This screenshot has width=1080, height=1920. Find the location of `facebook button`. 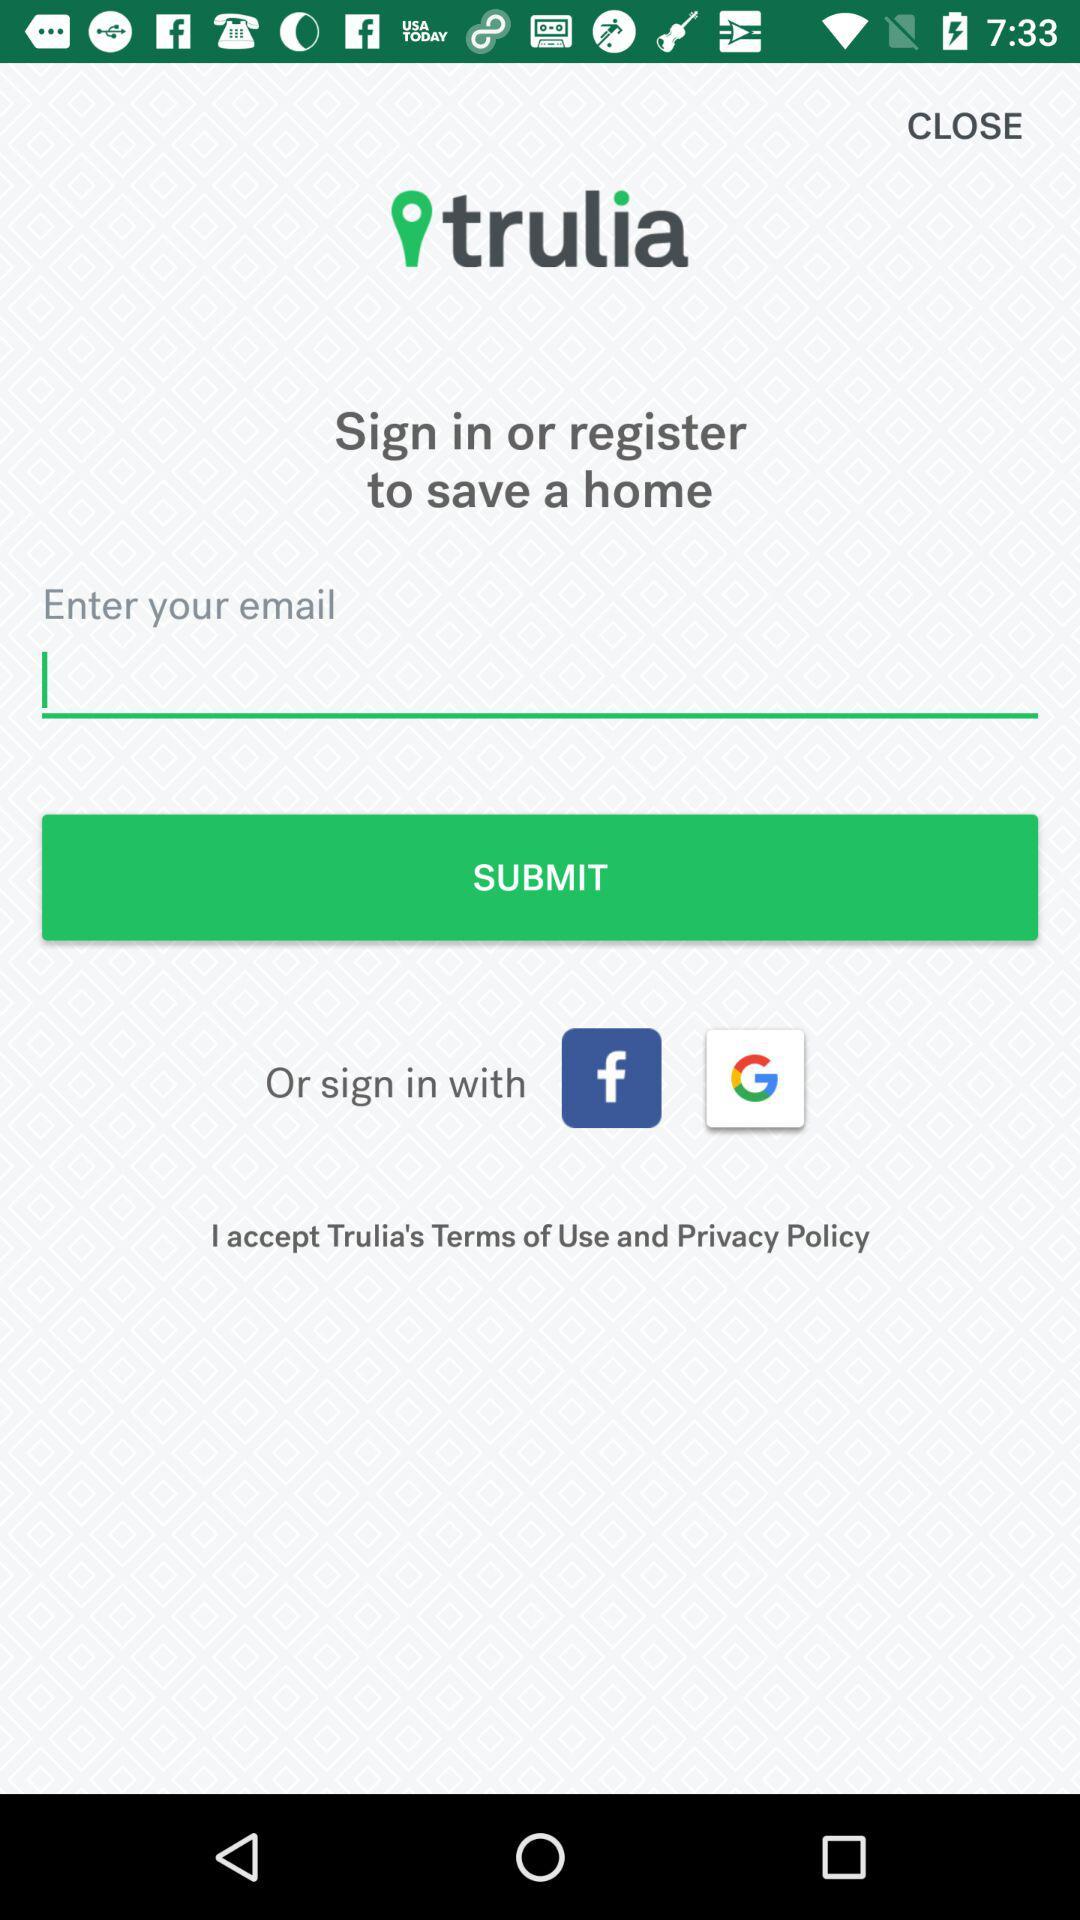

facebook button is located at coordinates (610, 1077).